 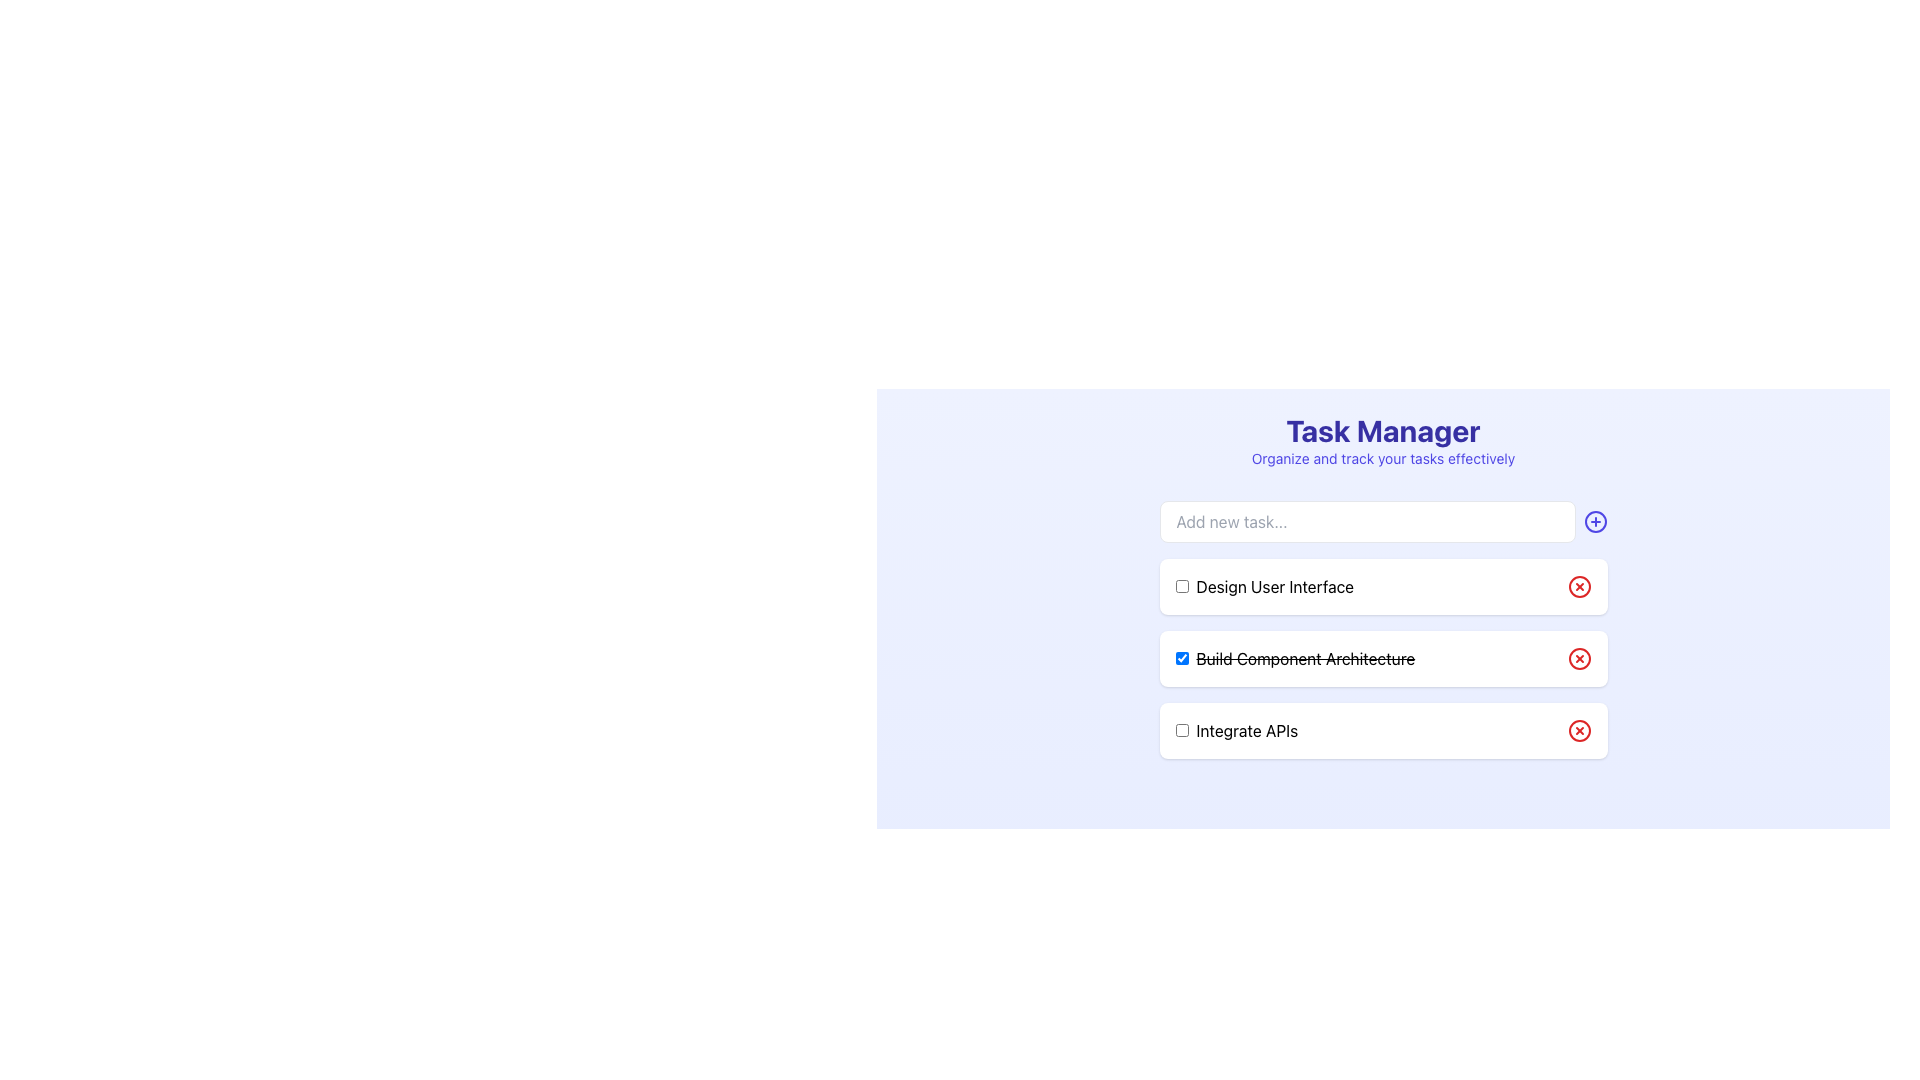 What do you see at coordinates (1594, 520) in the screenshot?
I see `the button that adds a new task` at bounding box center [1594, 520].